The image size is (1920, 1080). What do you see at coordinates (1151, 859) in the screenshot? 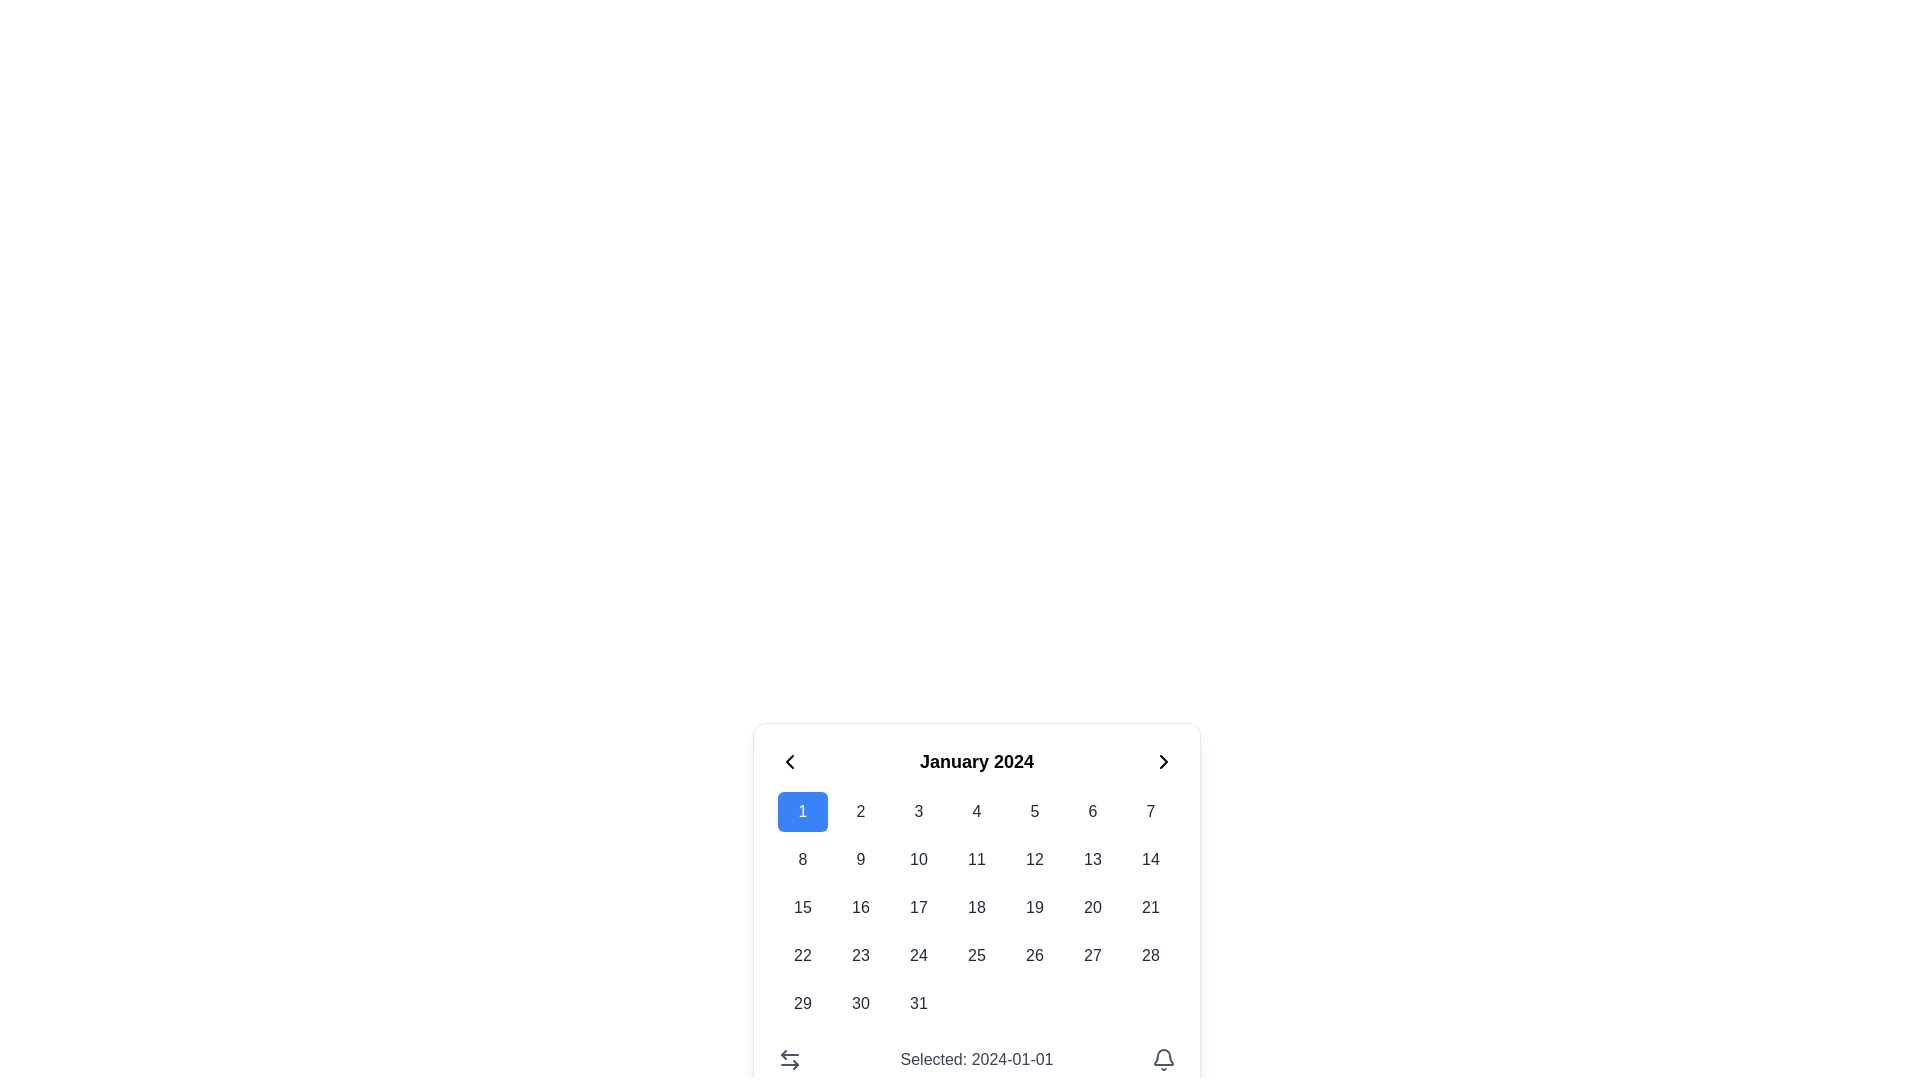
I see `the clickable calendar day cell representing the 14th day of the month located at the second row, seventh column in the calendar view` at bounding box center [1151, 859].